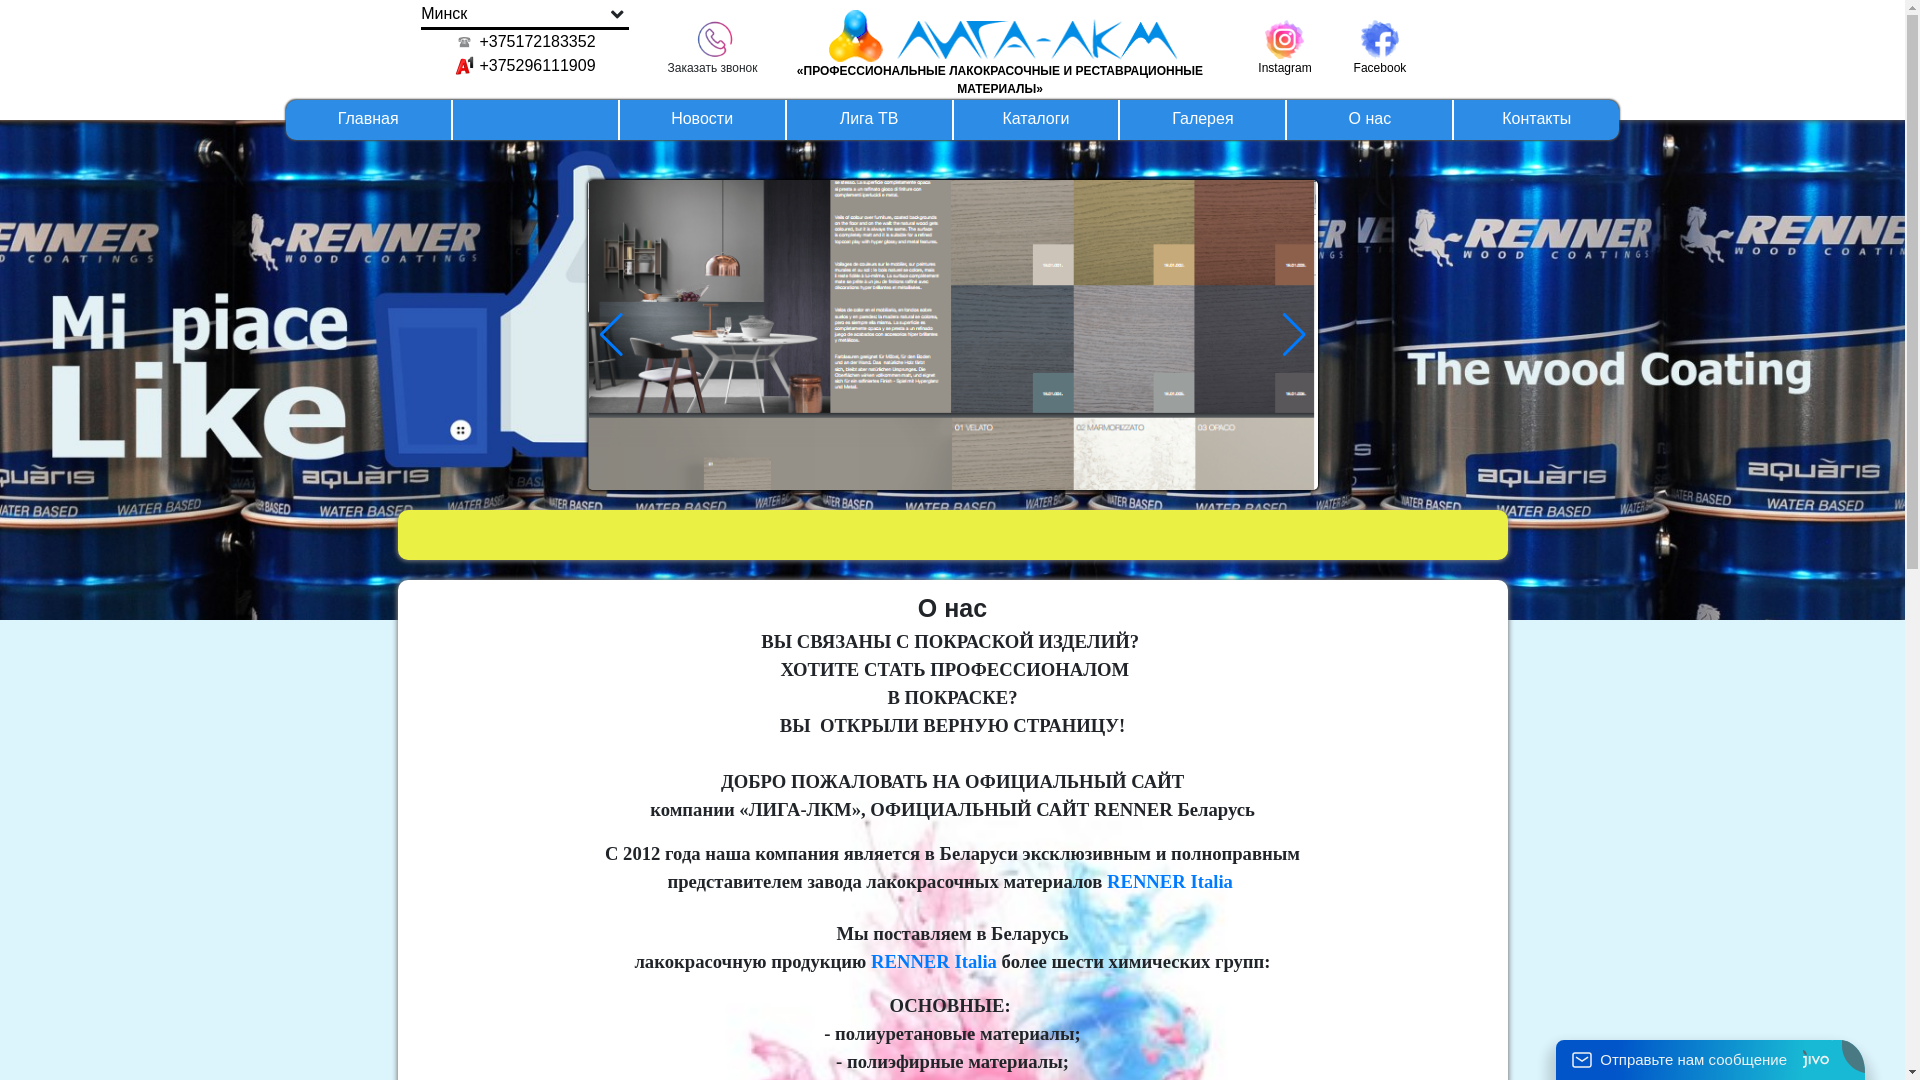  What do you see at coordinates (1170, 879) in the screenshot?
I see `'RENNER Italia'` at bounding box center [1170, 879].